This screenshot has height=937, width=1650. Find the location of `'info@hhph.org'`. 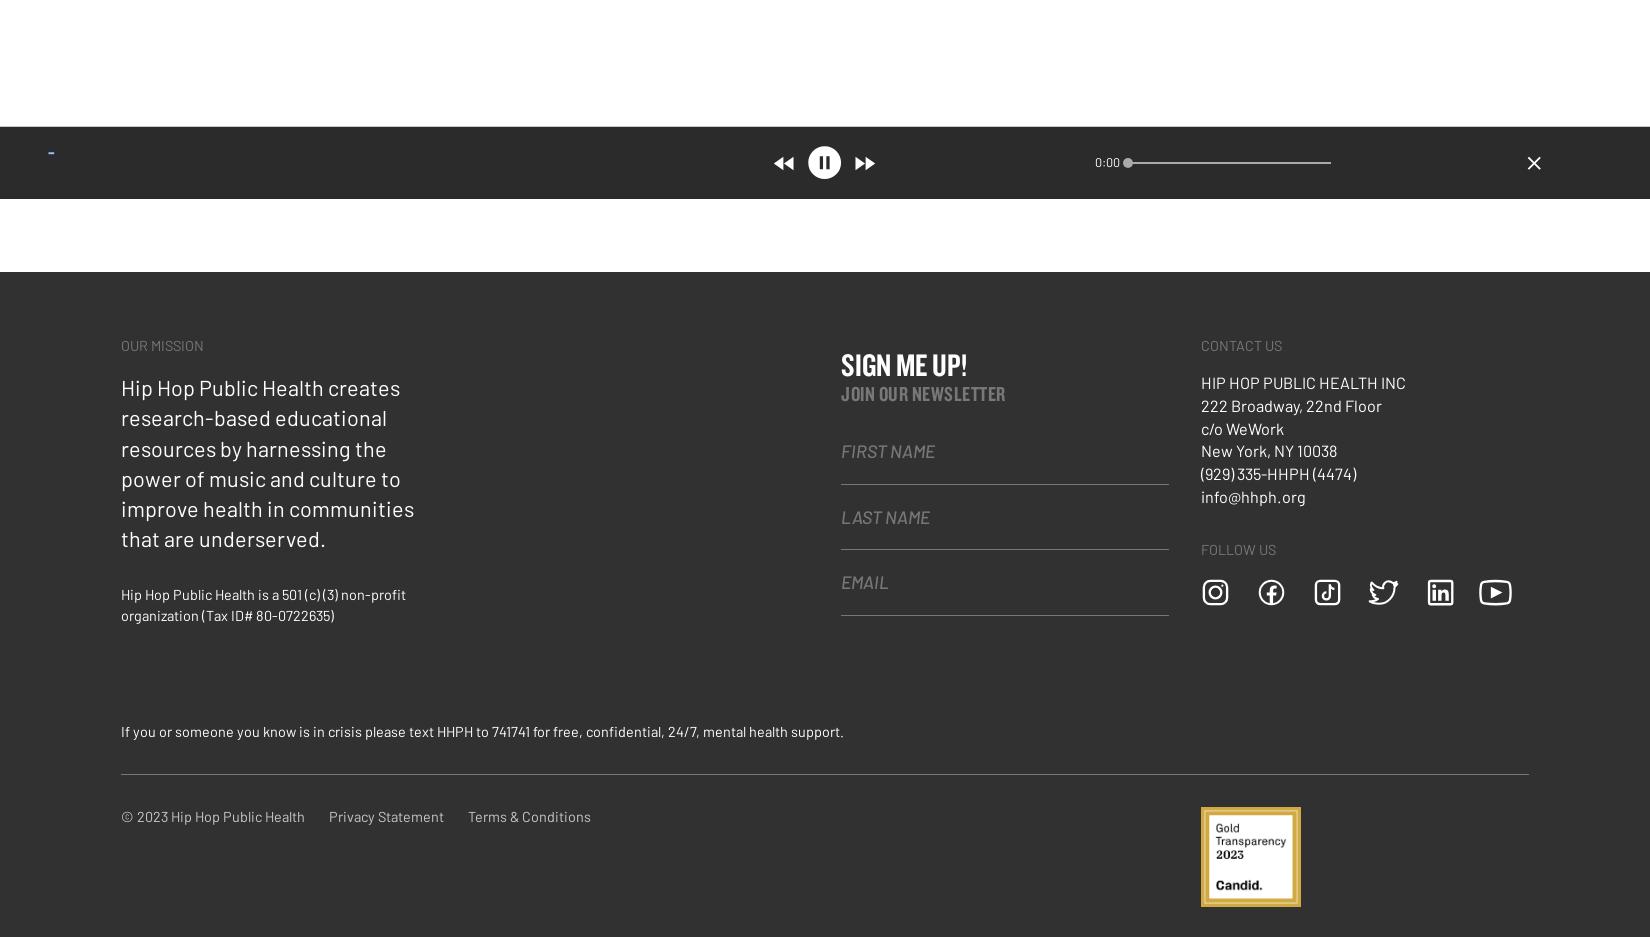

'info@hhph.org' is located at coordinates (1201, 495).